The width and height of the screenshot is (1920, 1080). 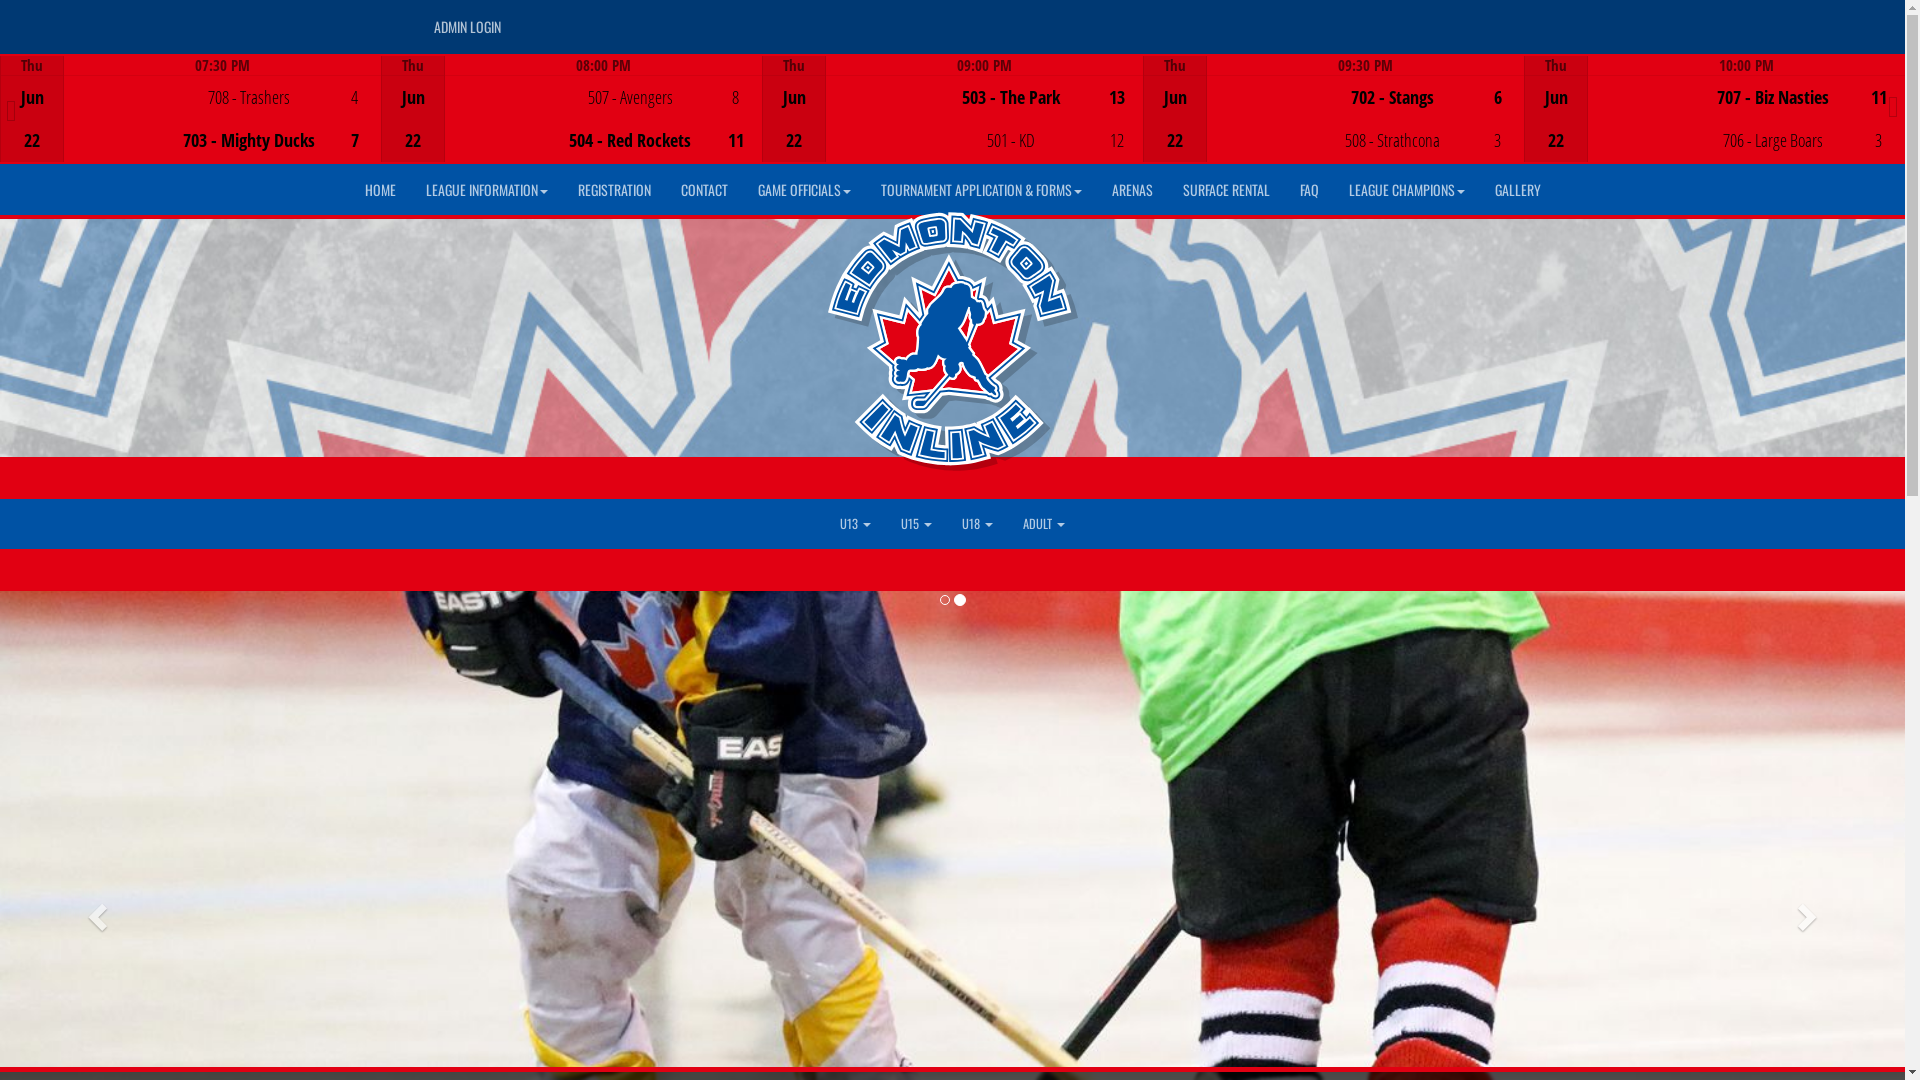 What do you see at coordinates (1042, 523) in the screenshot?
I see `'ADULT'` at bounding box center [1042, 523].